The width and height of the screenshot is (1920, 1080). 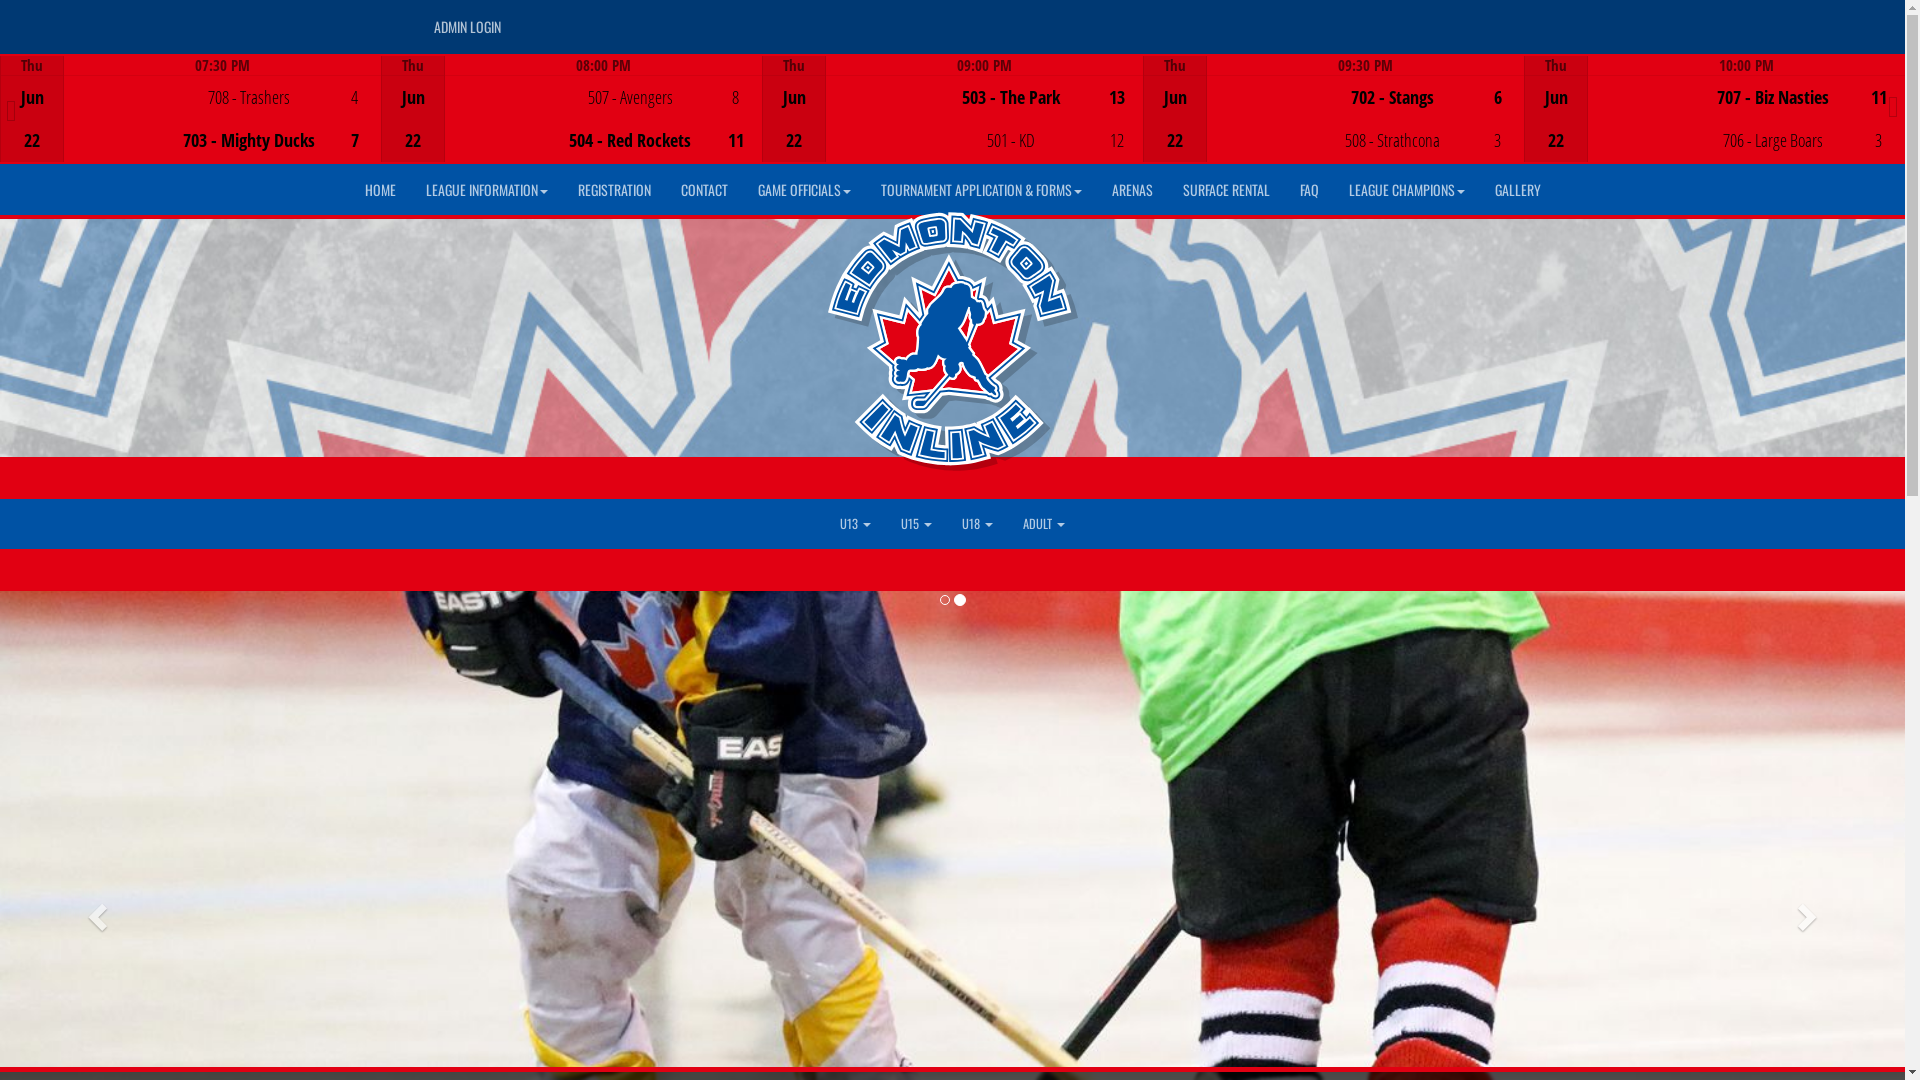 What do you see at coordinates (1042, 523) in the screenshot?
I see `'ADULT'` at bounding box center [1042, 523].